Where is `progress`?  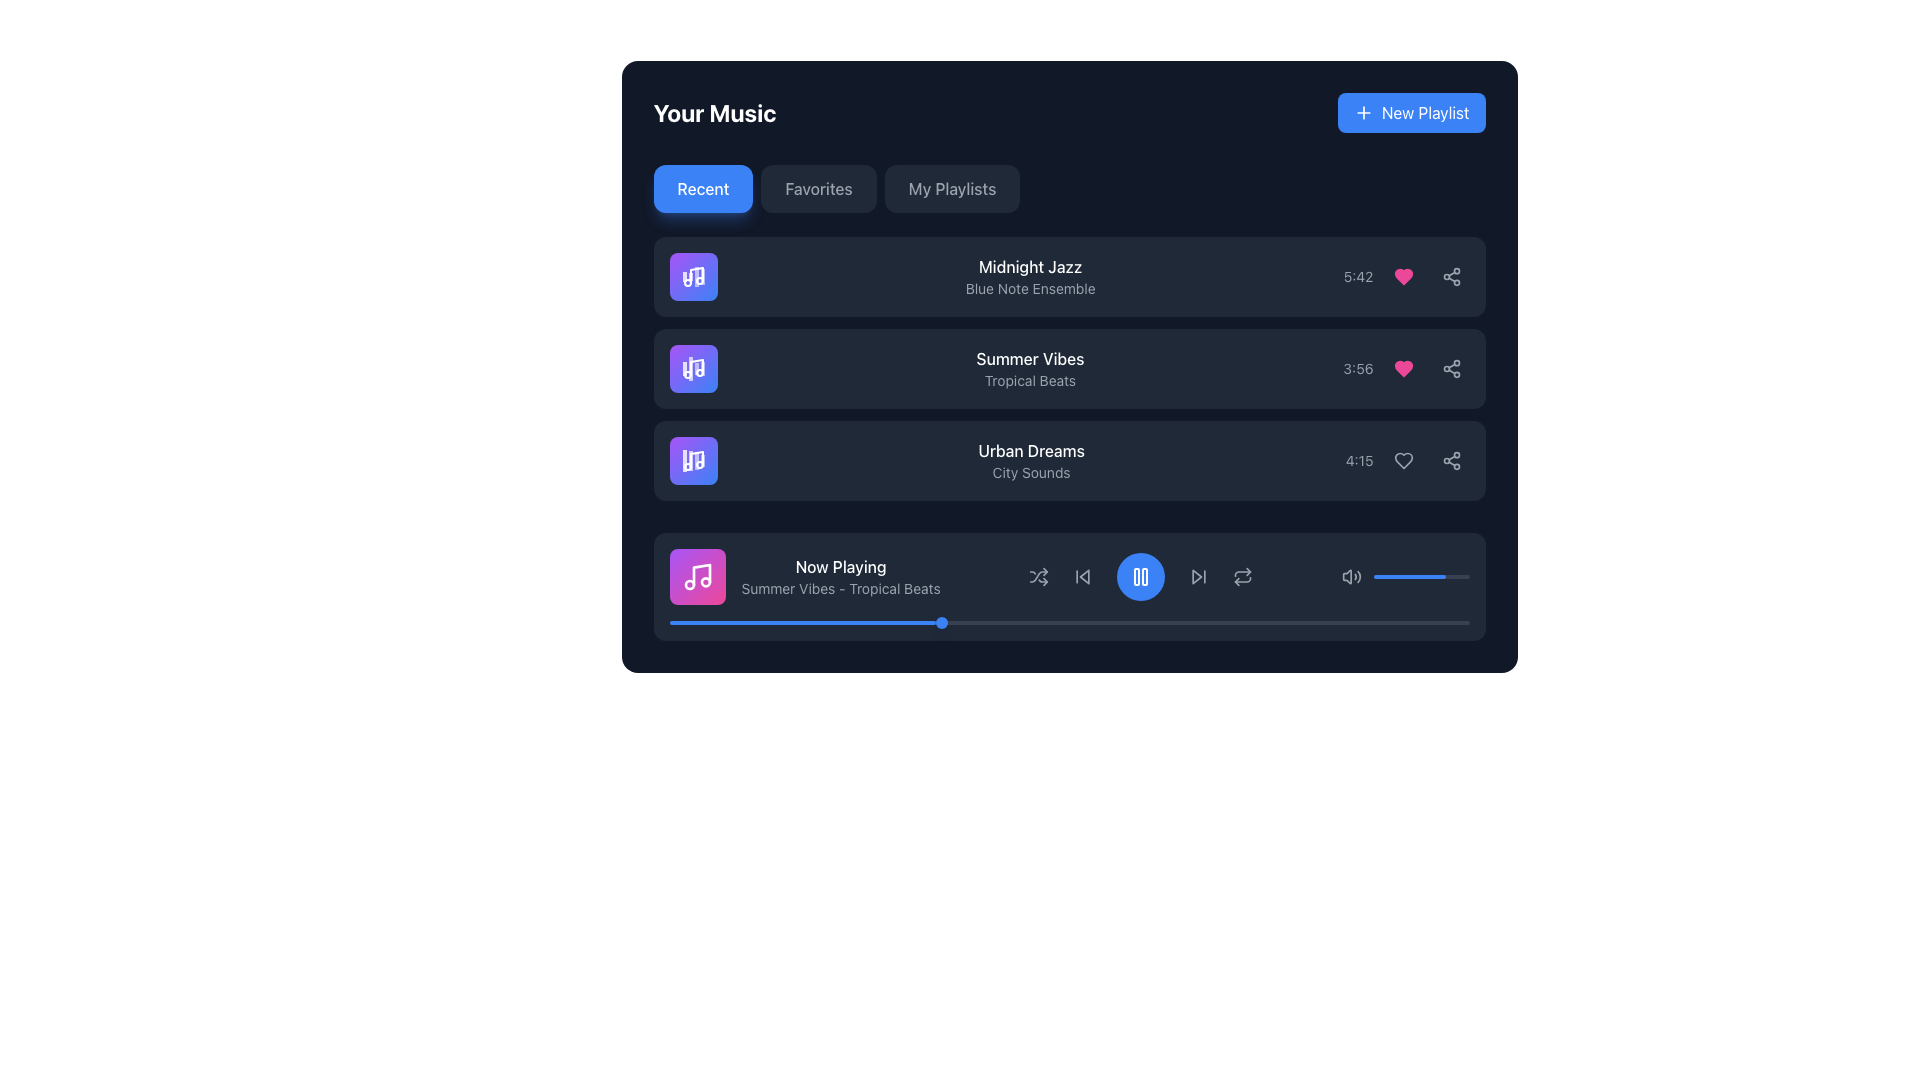 progress is located at coordinates (796, 622).